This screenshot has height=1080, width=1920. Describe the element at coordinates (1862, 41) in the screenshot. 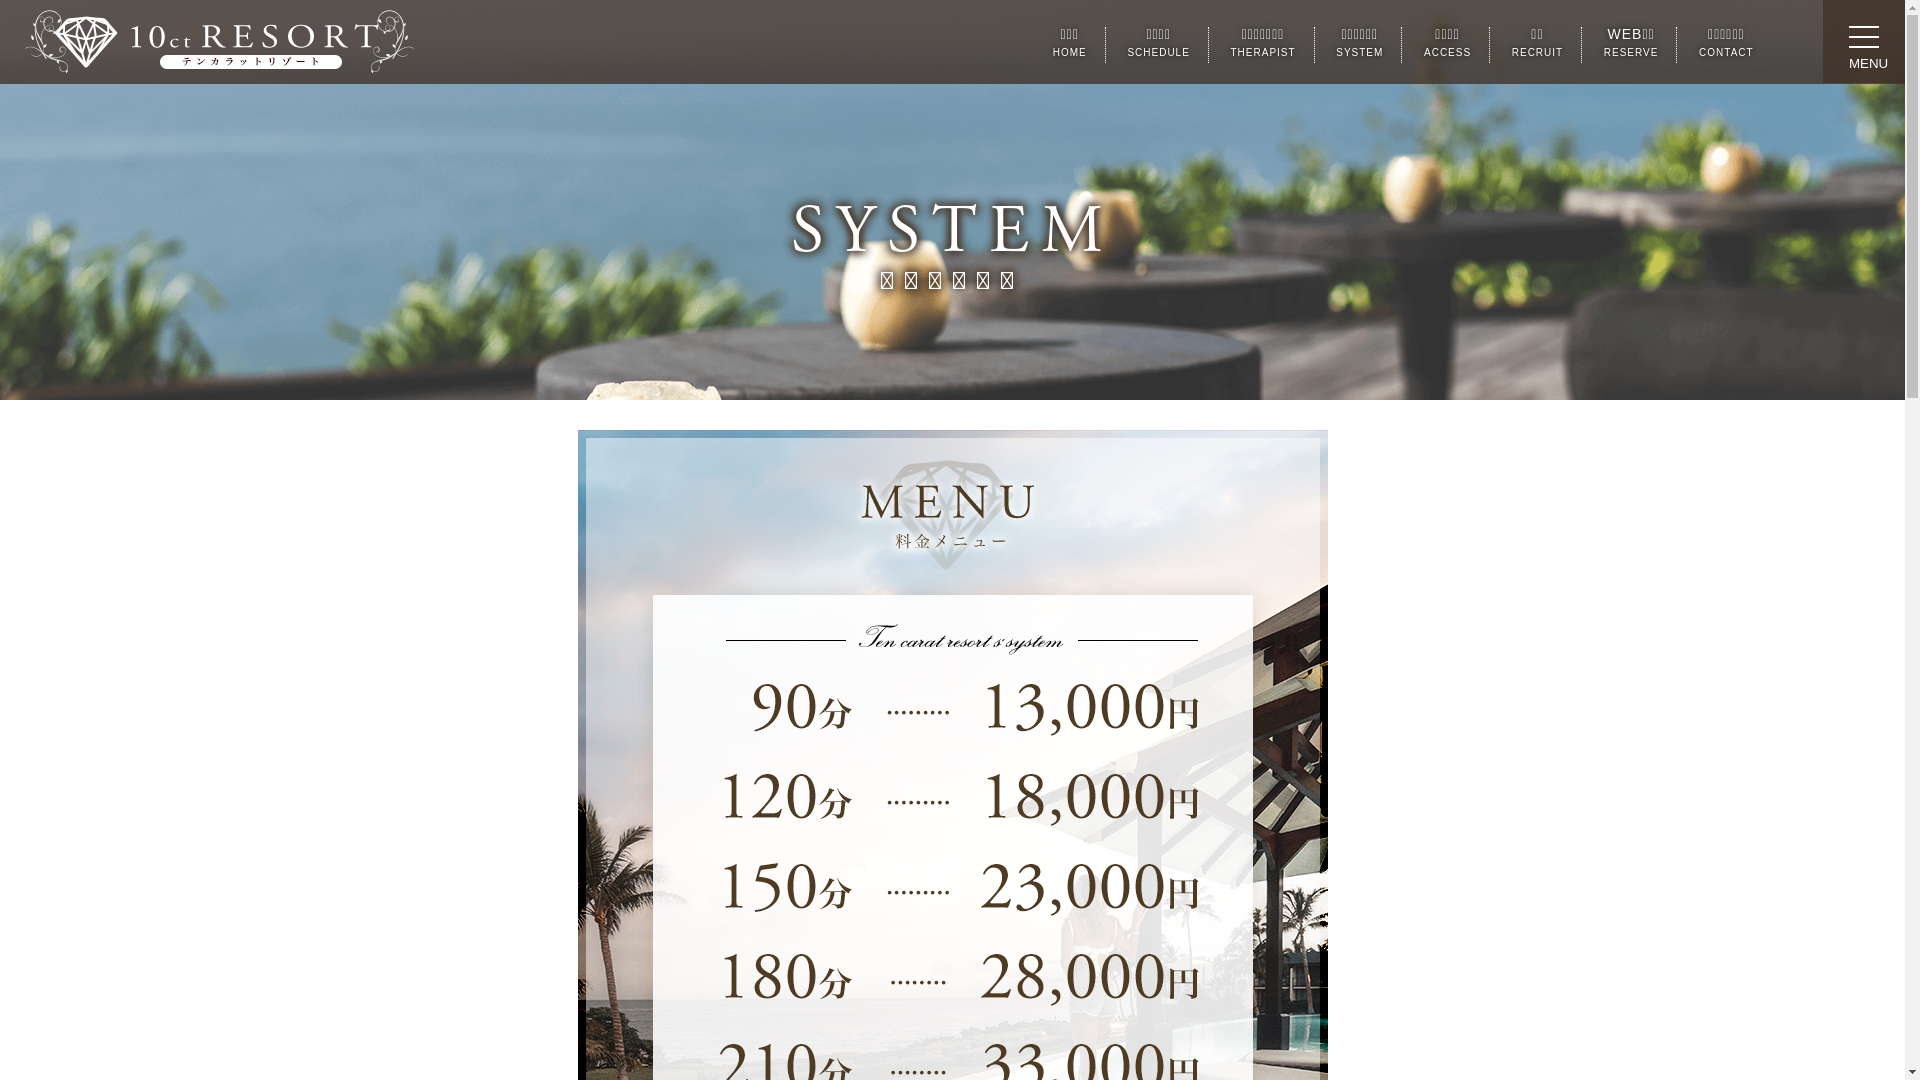

I see `'toggle navigation` at that location.